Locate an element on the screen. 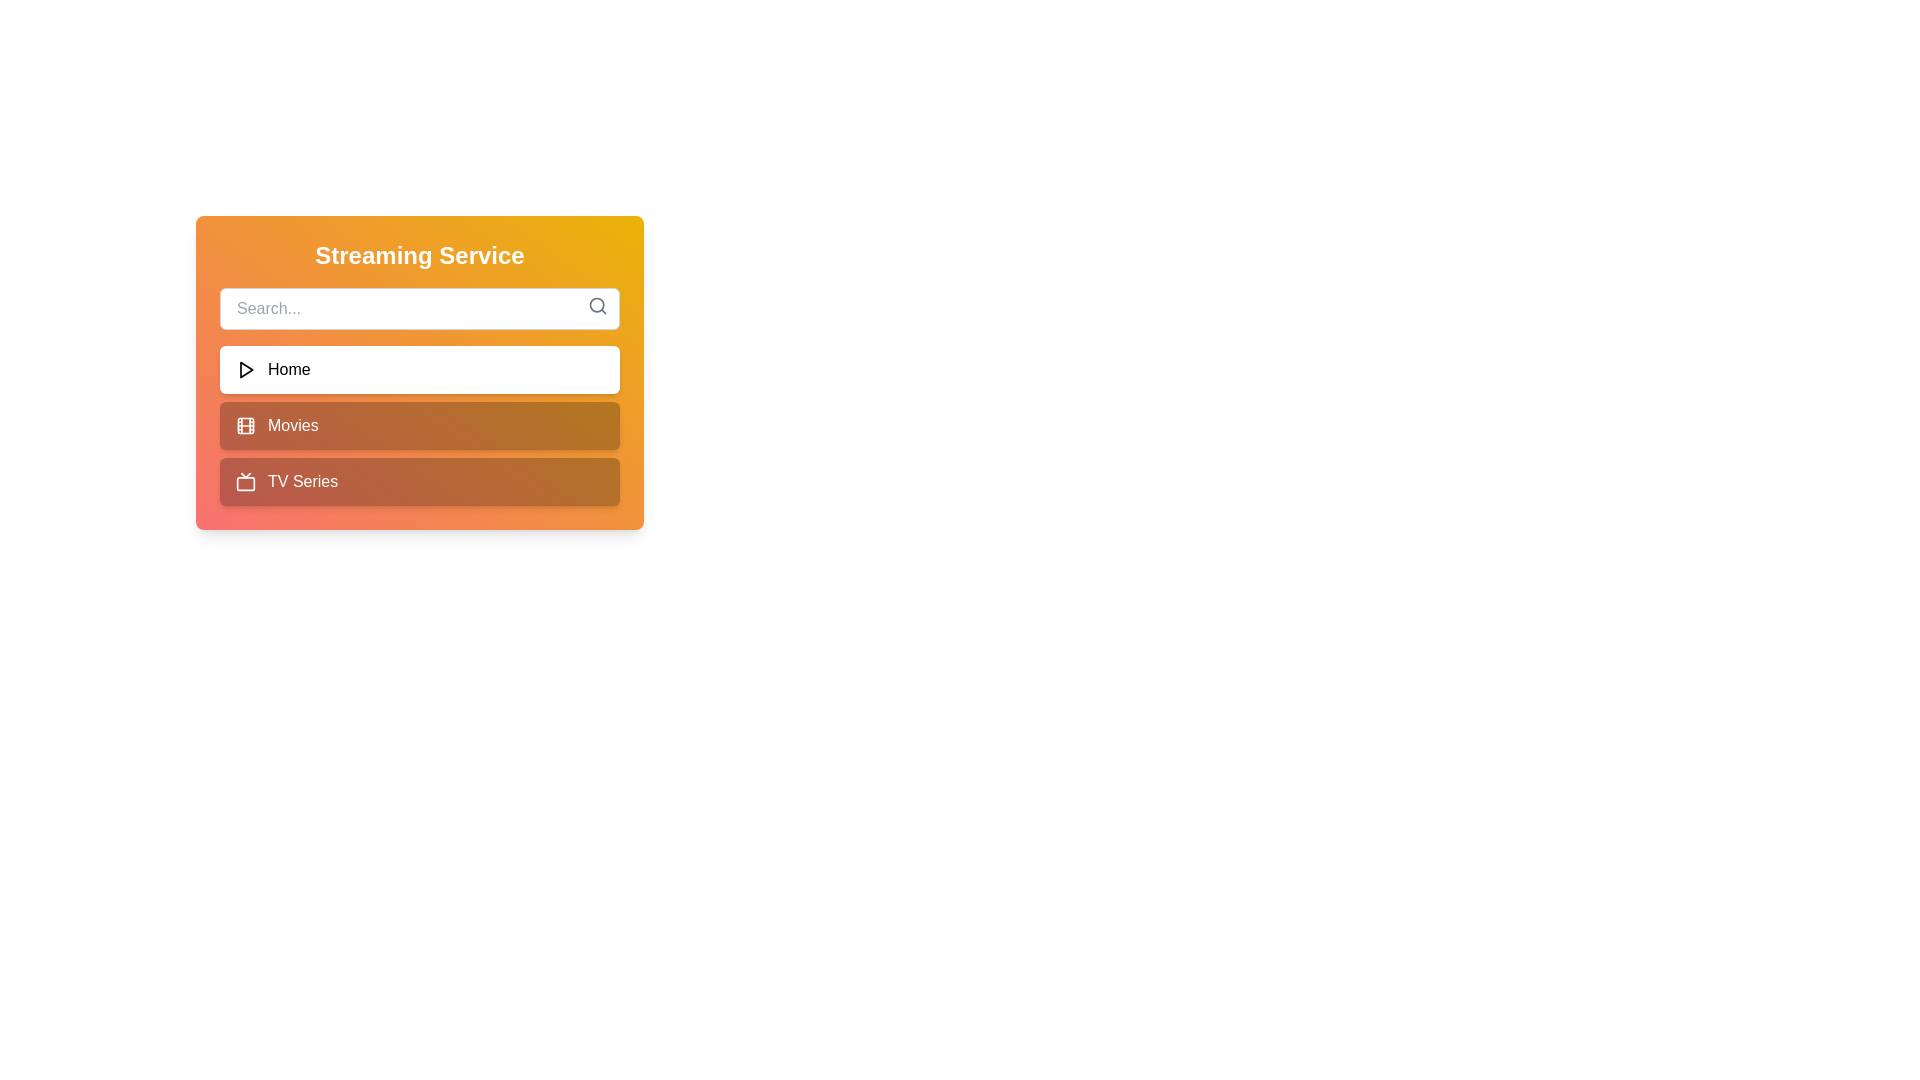  the TV Series icon located at the top-left corner of the 'TV Series' button, which is the third button in a vertical stack under the search bar on the left side of the application interface is located at coordinates (244, 482).